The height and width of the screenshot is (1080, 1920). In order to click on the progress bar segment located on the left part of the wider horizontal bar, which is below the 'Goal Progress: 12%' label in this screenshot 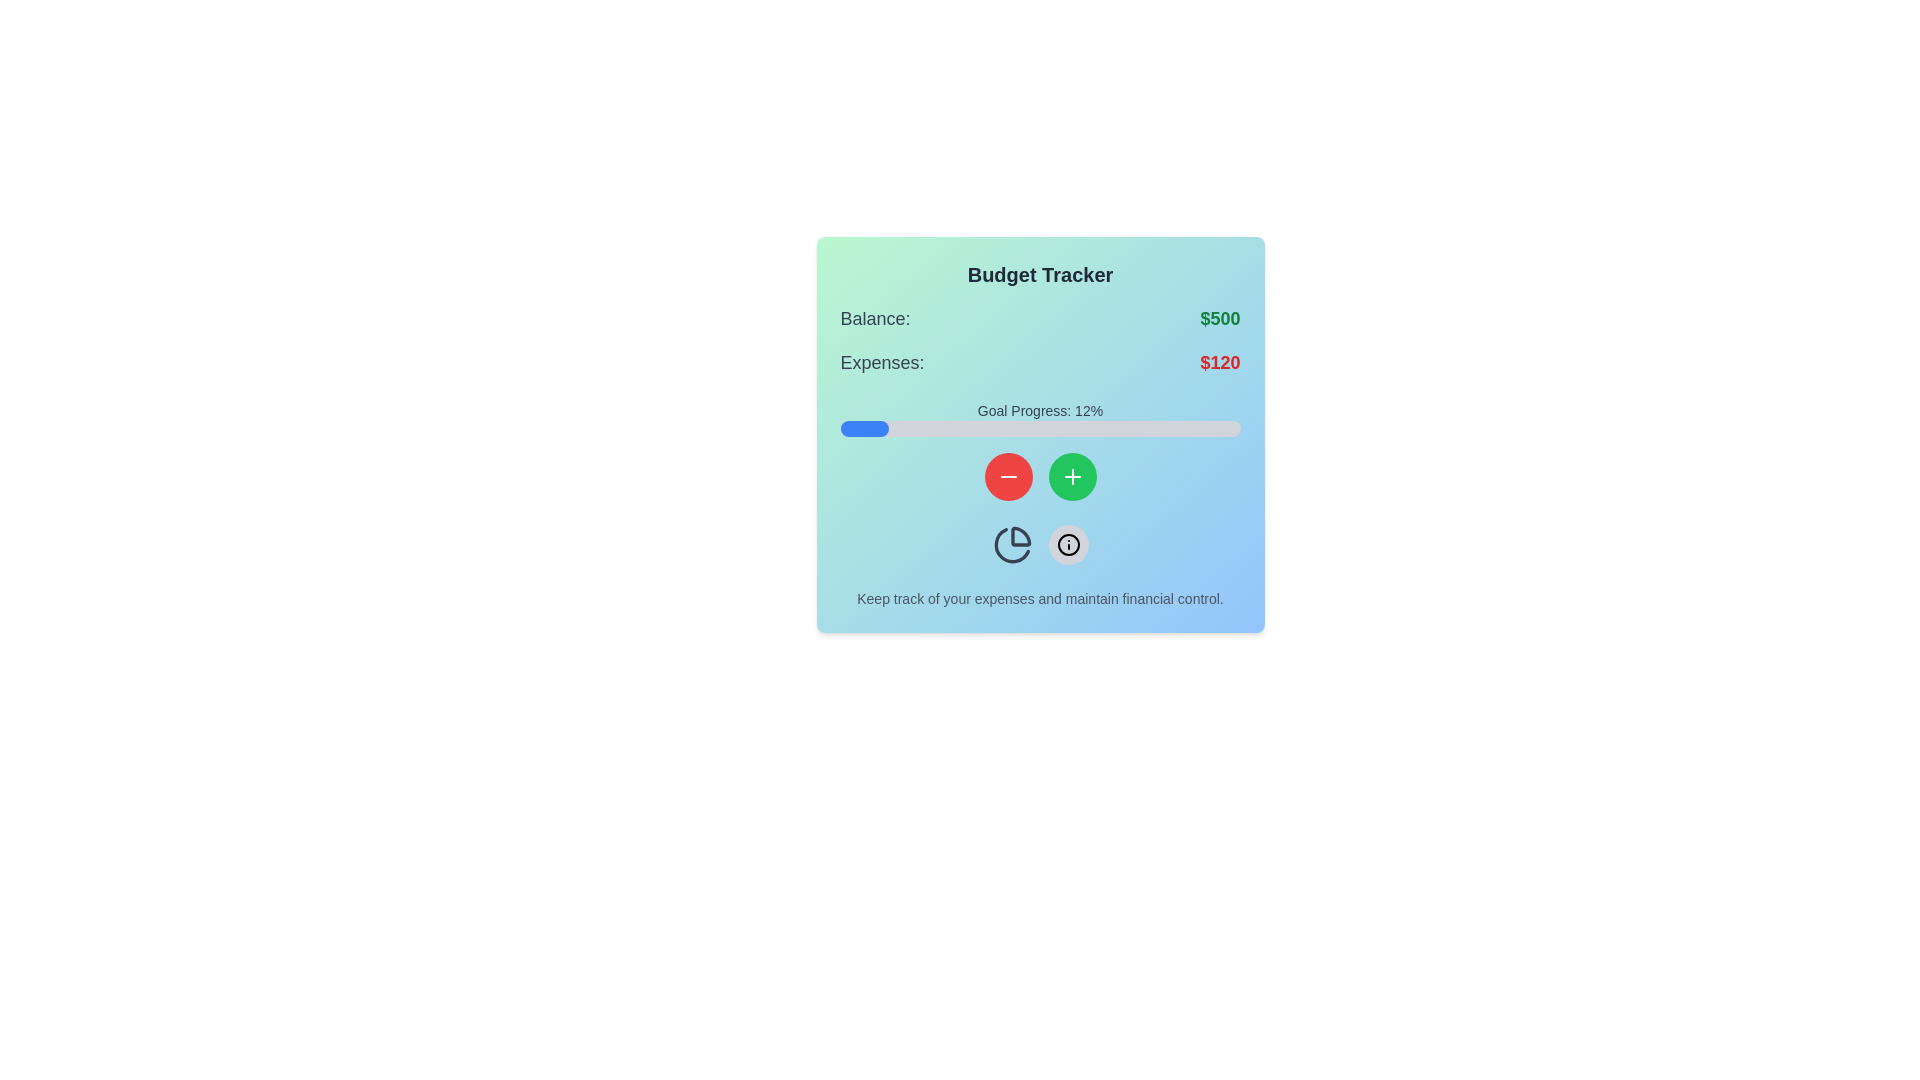, I will do `click(864, 427)`.